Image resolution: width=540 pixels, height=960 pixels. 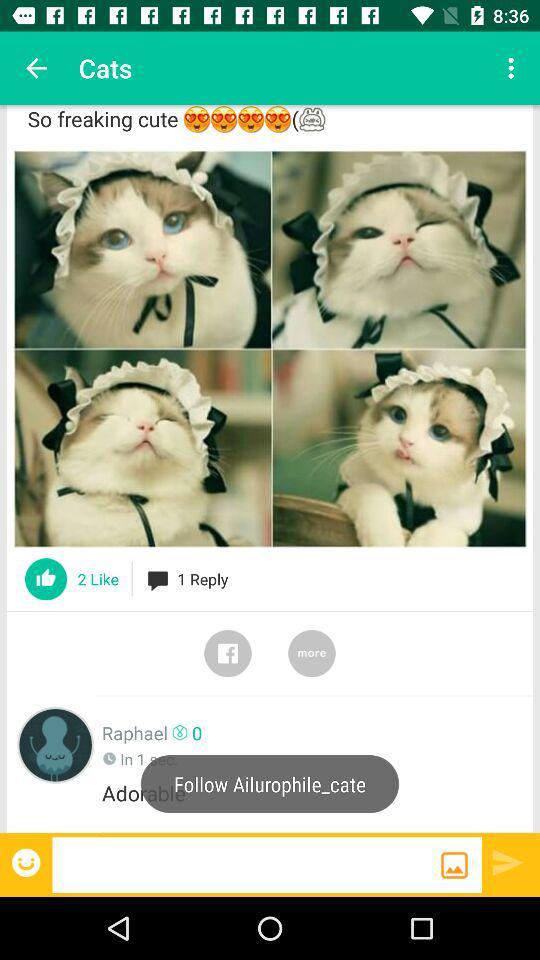 What do you see at coordinates (55, 744) in the screenshot?
I see `the icon to the left of raphael icon` at bounding box center [55, 744].